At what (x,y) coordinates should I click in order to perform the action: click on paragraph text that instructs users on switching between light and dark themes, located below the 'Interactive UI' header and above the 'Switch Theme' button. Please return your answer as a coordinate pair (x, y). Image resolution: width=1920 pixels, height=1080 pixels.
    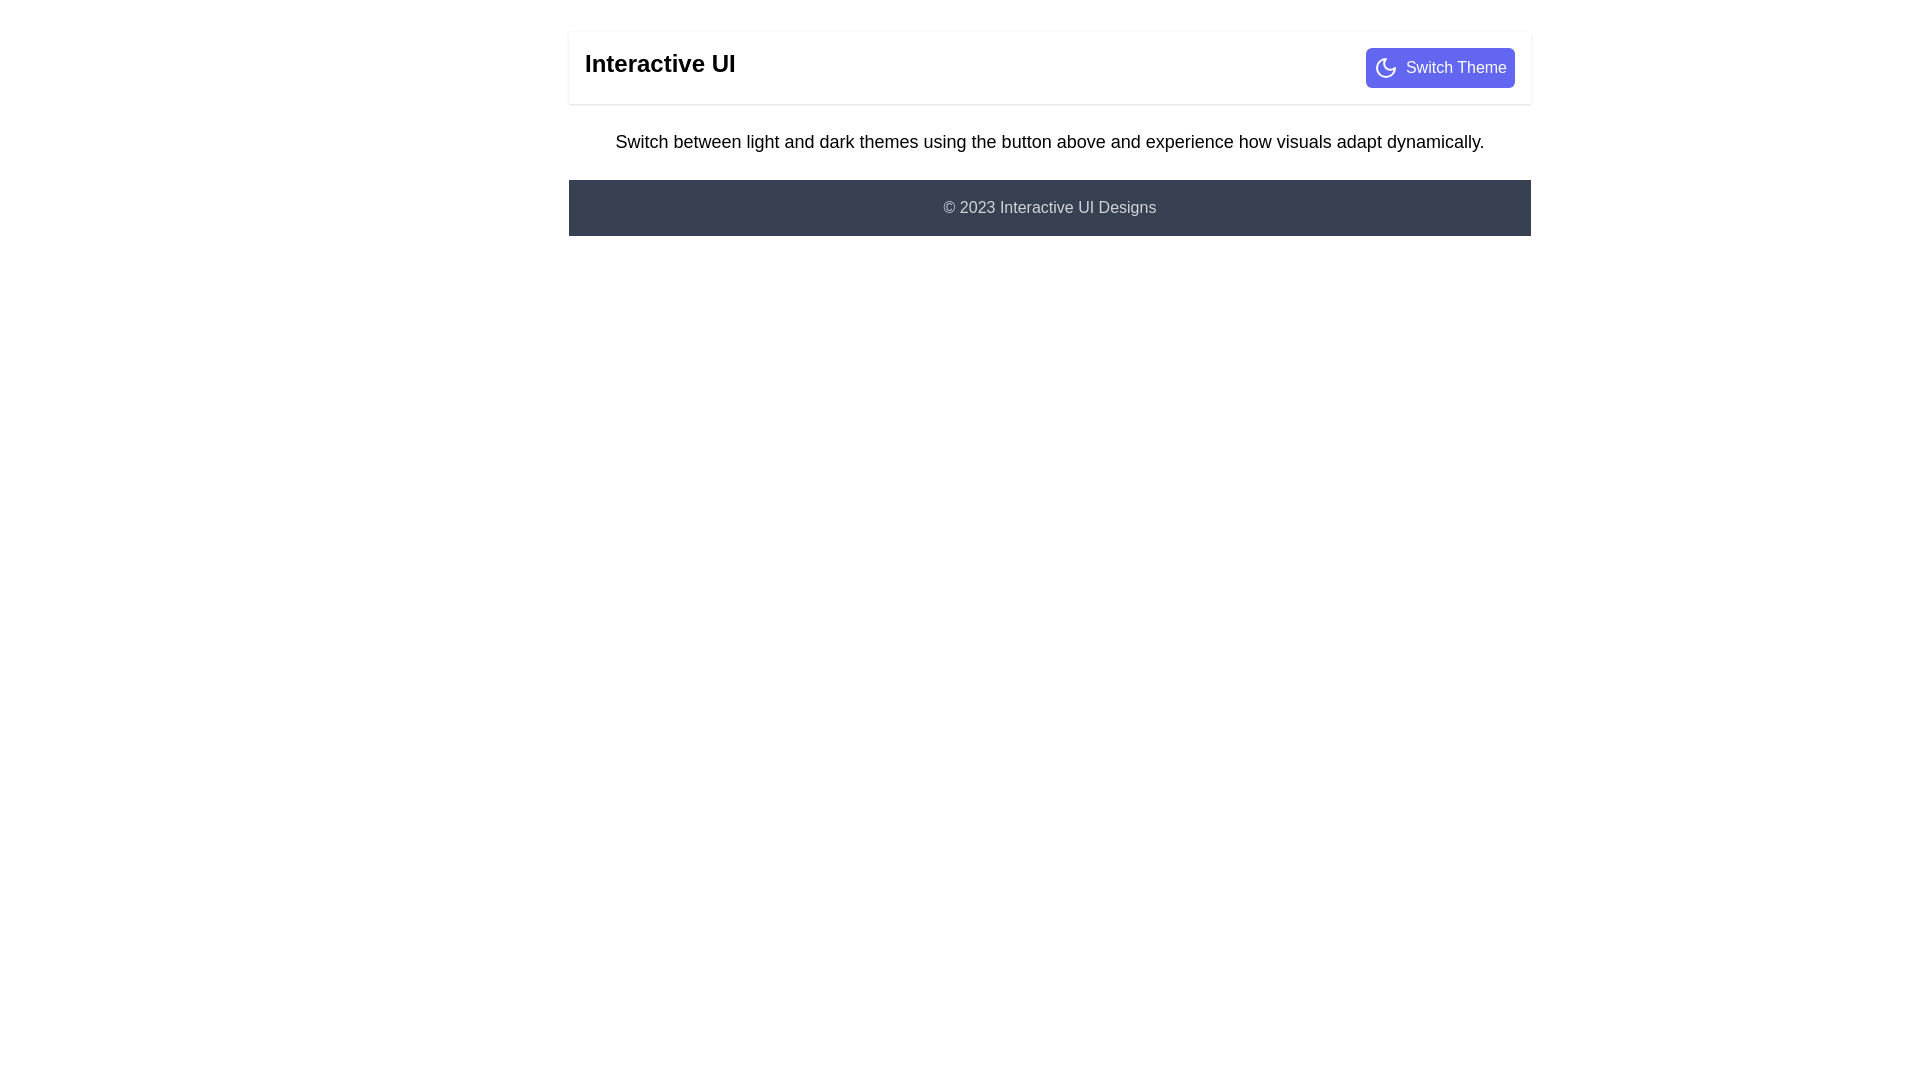
    Looking at the image, I should click on (1049, 141).